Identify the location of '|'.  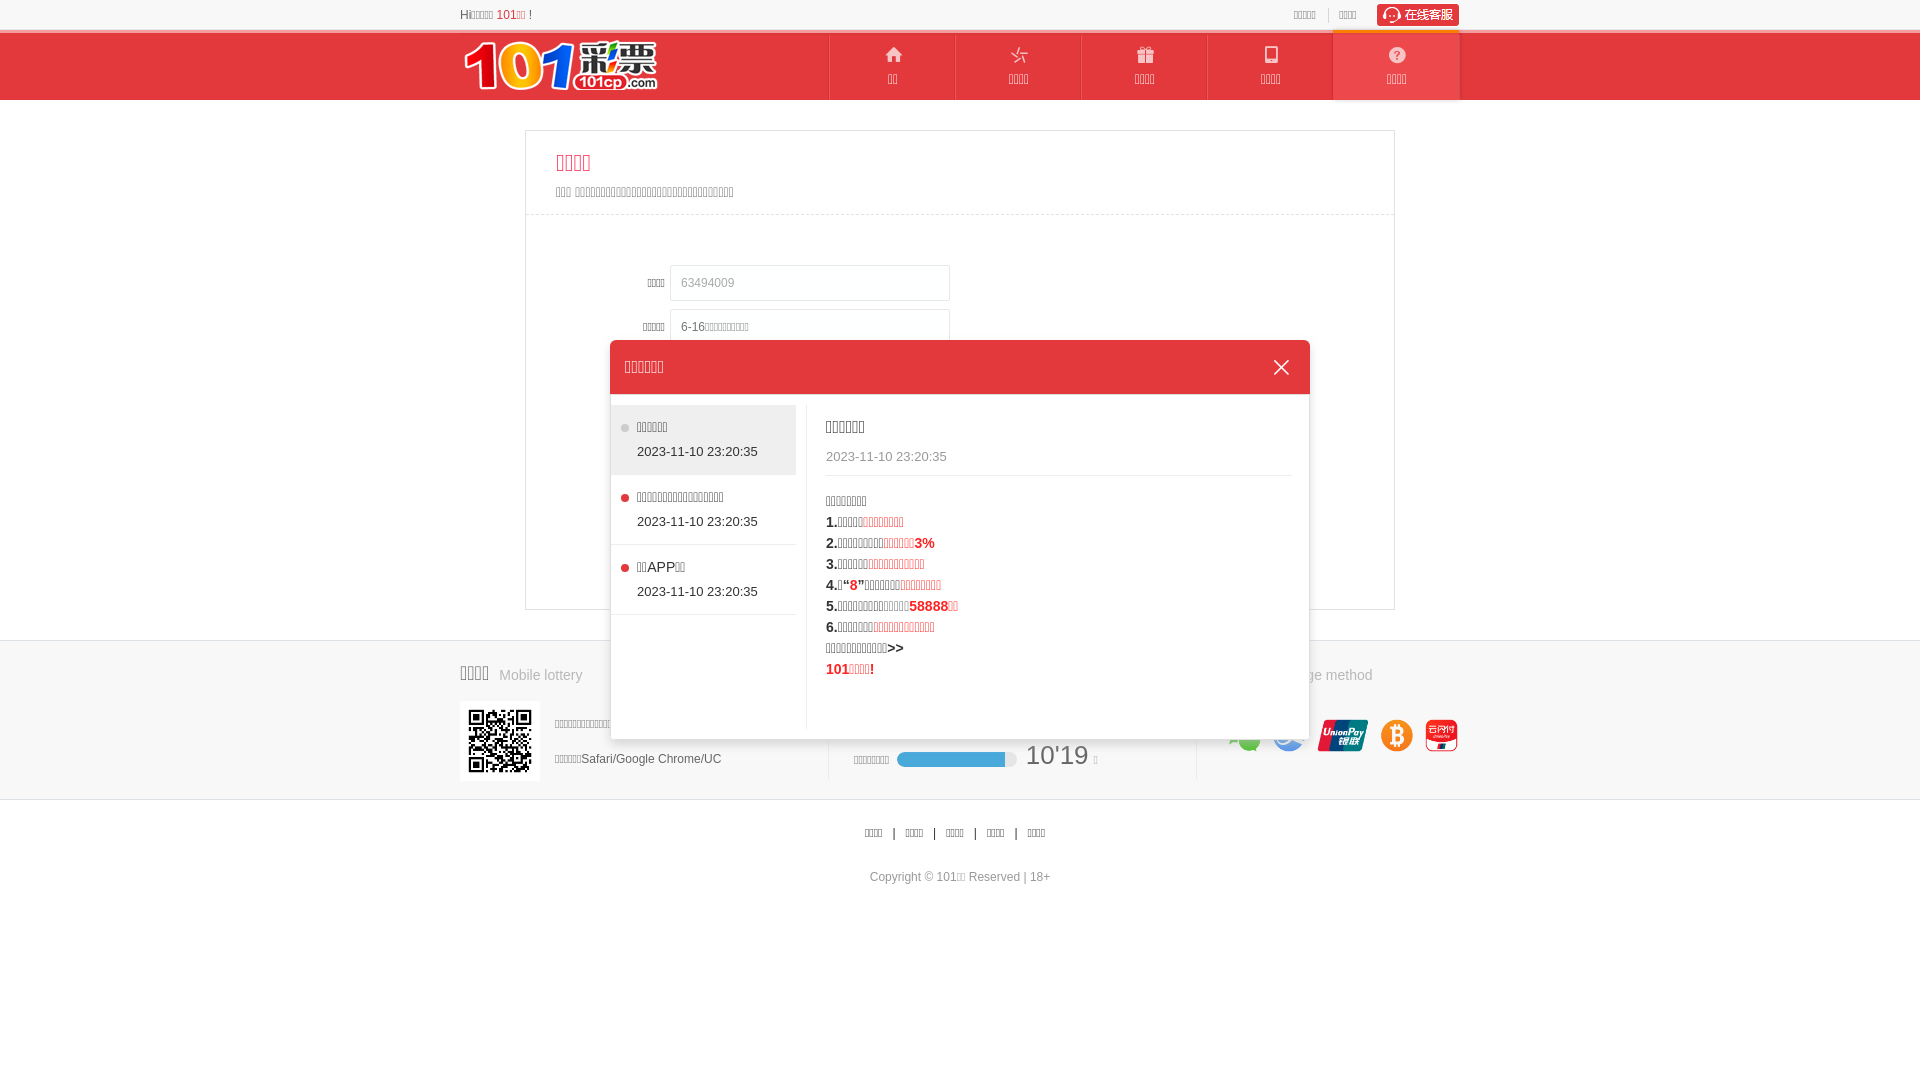
(975, 833).